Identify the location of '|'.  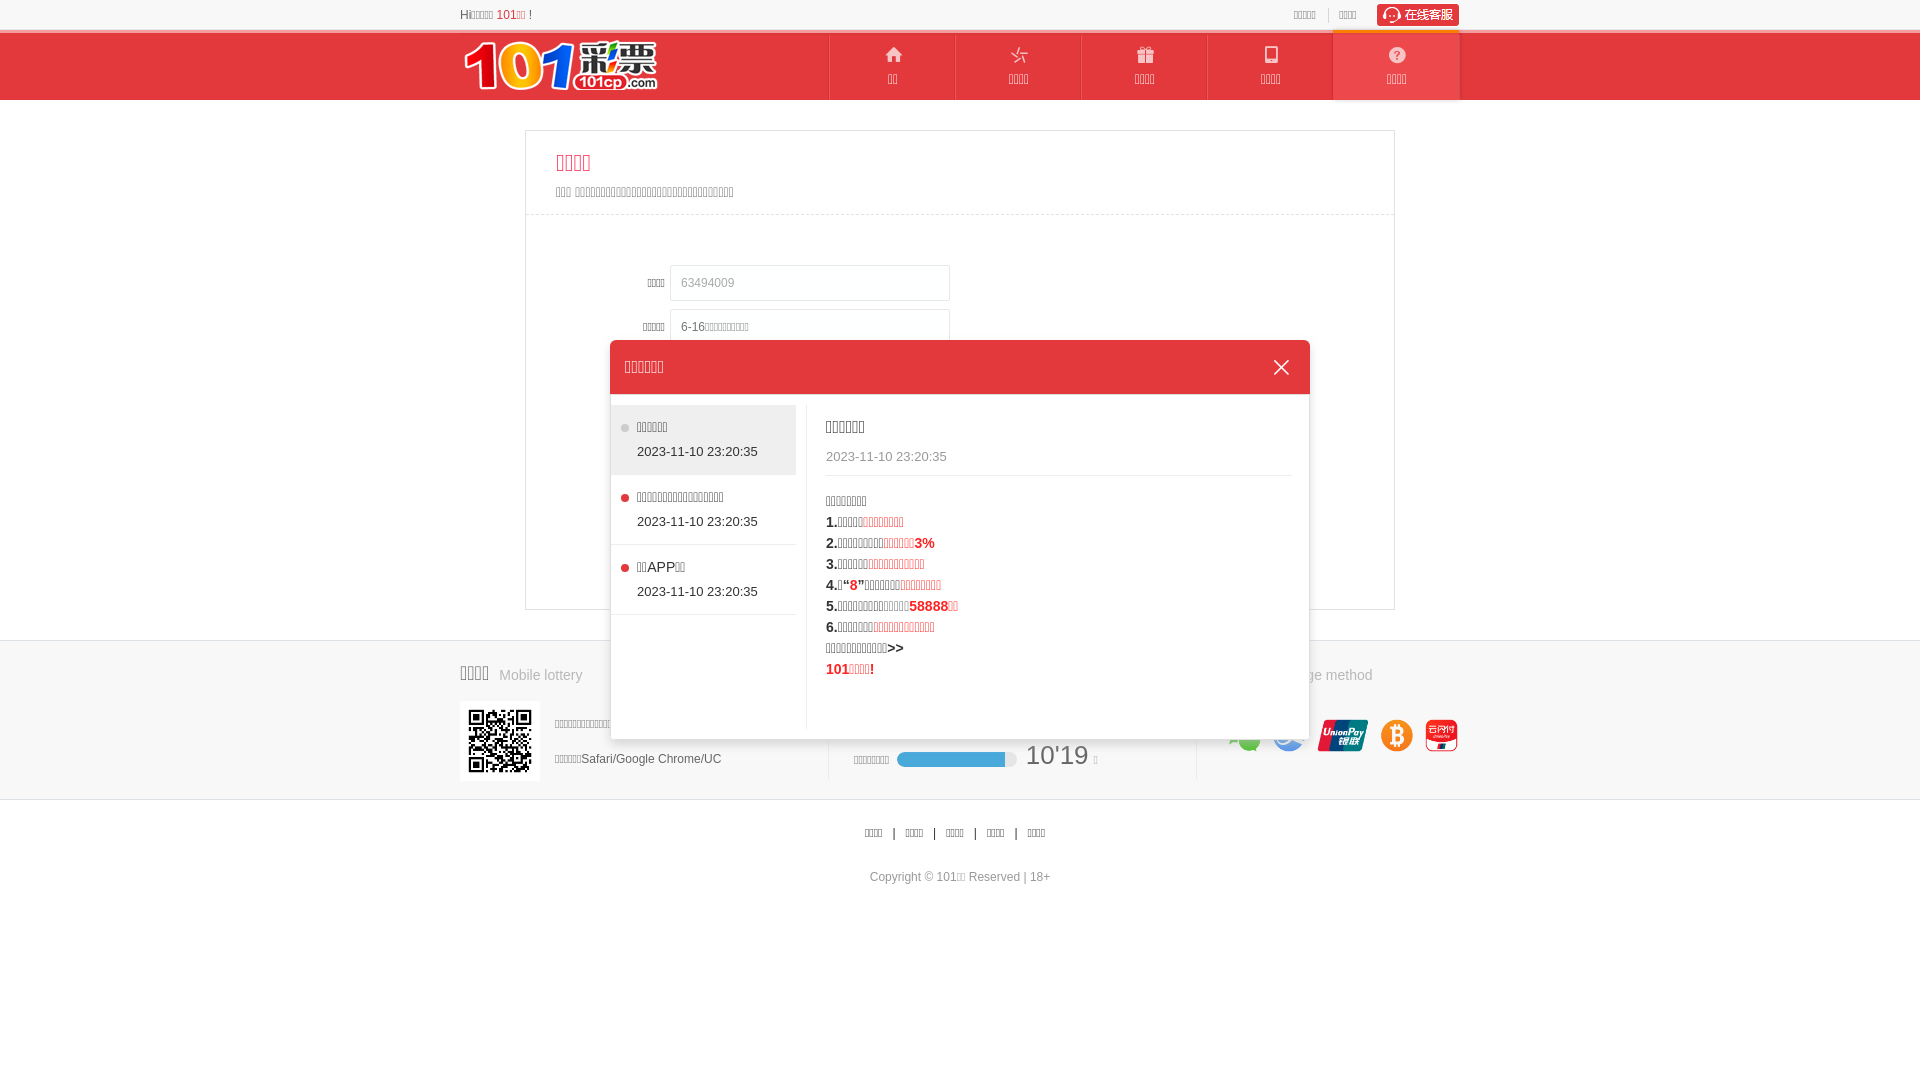
(975, 833).